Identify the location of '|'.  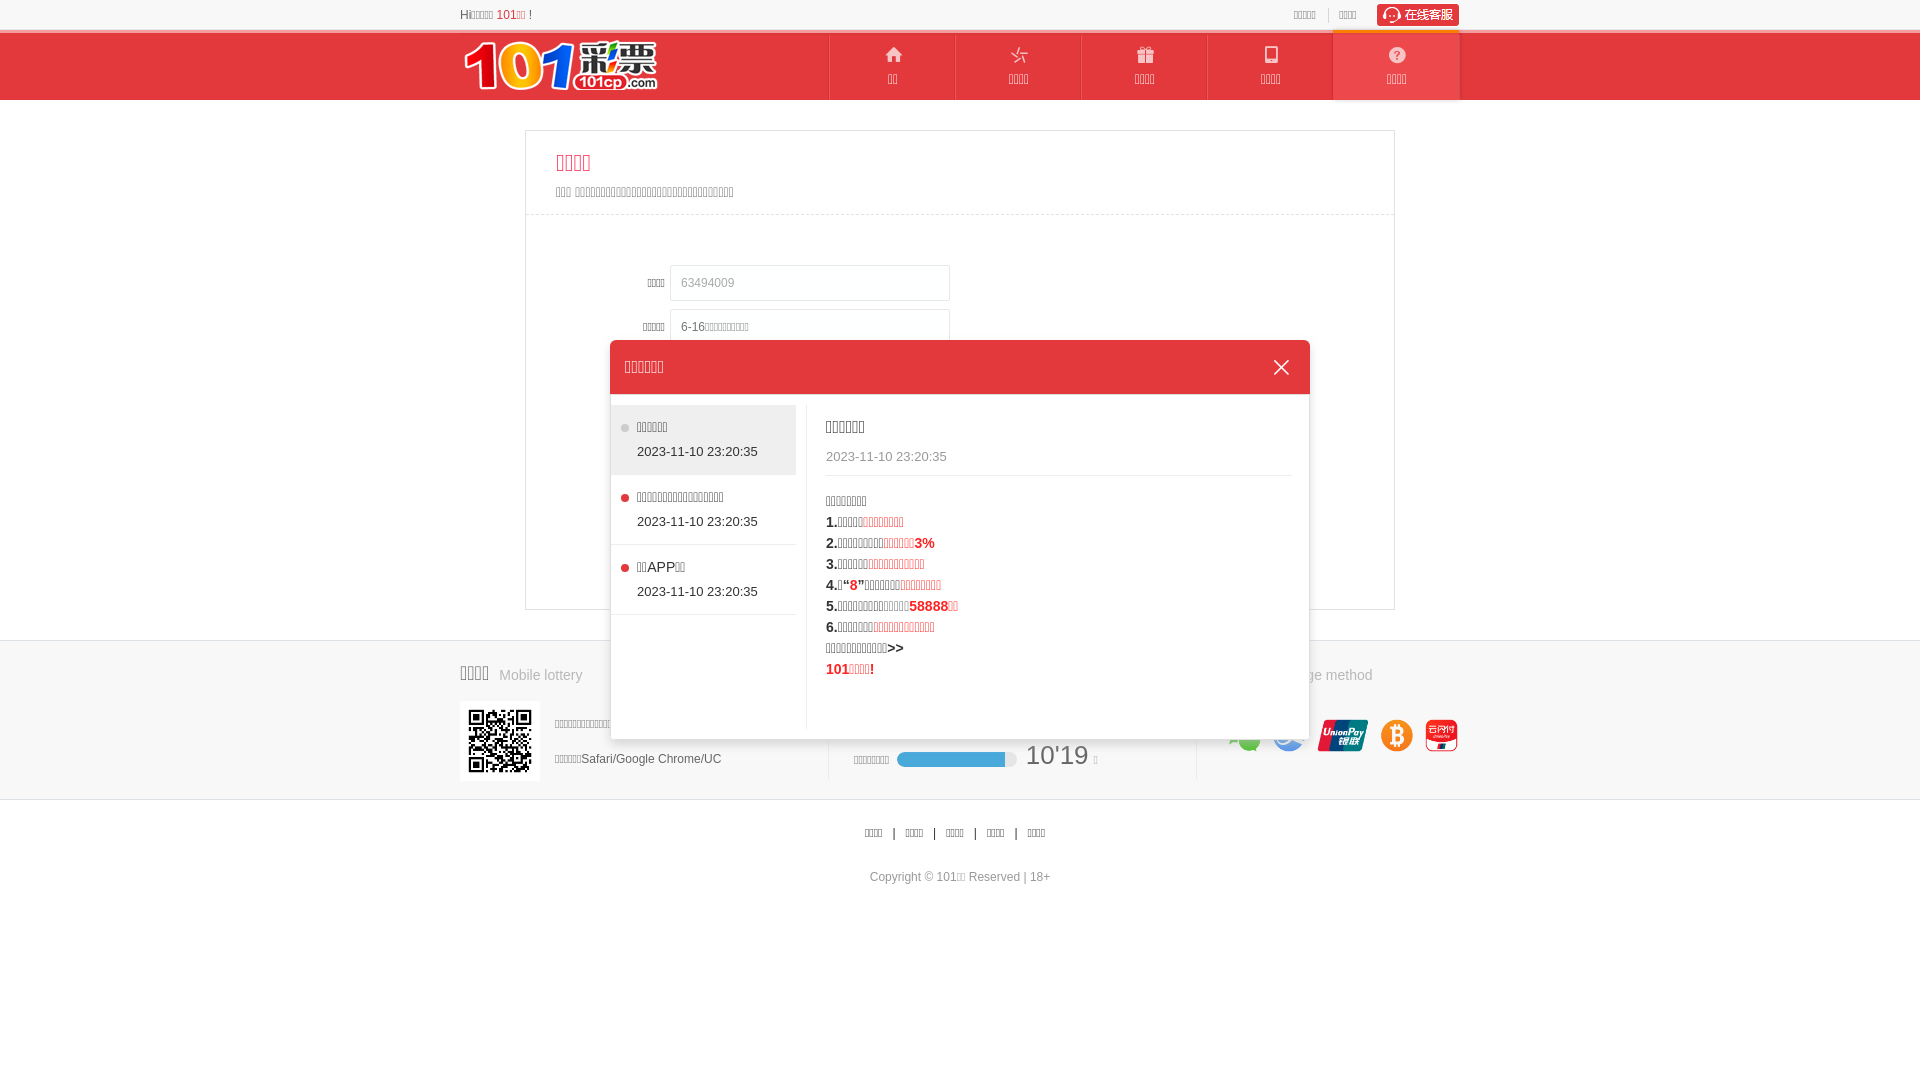
(975, 833).